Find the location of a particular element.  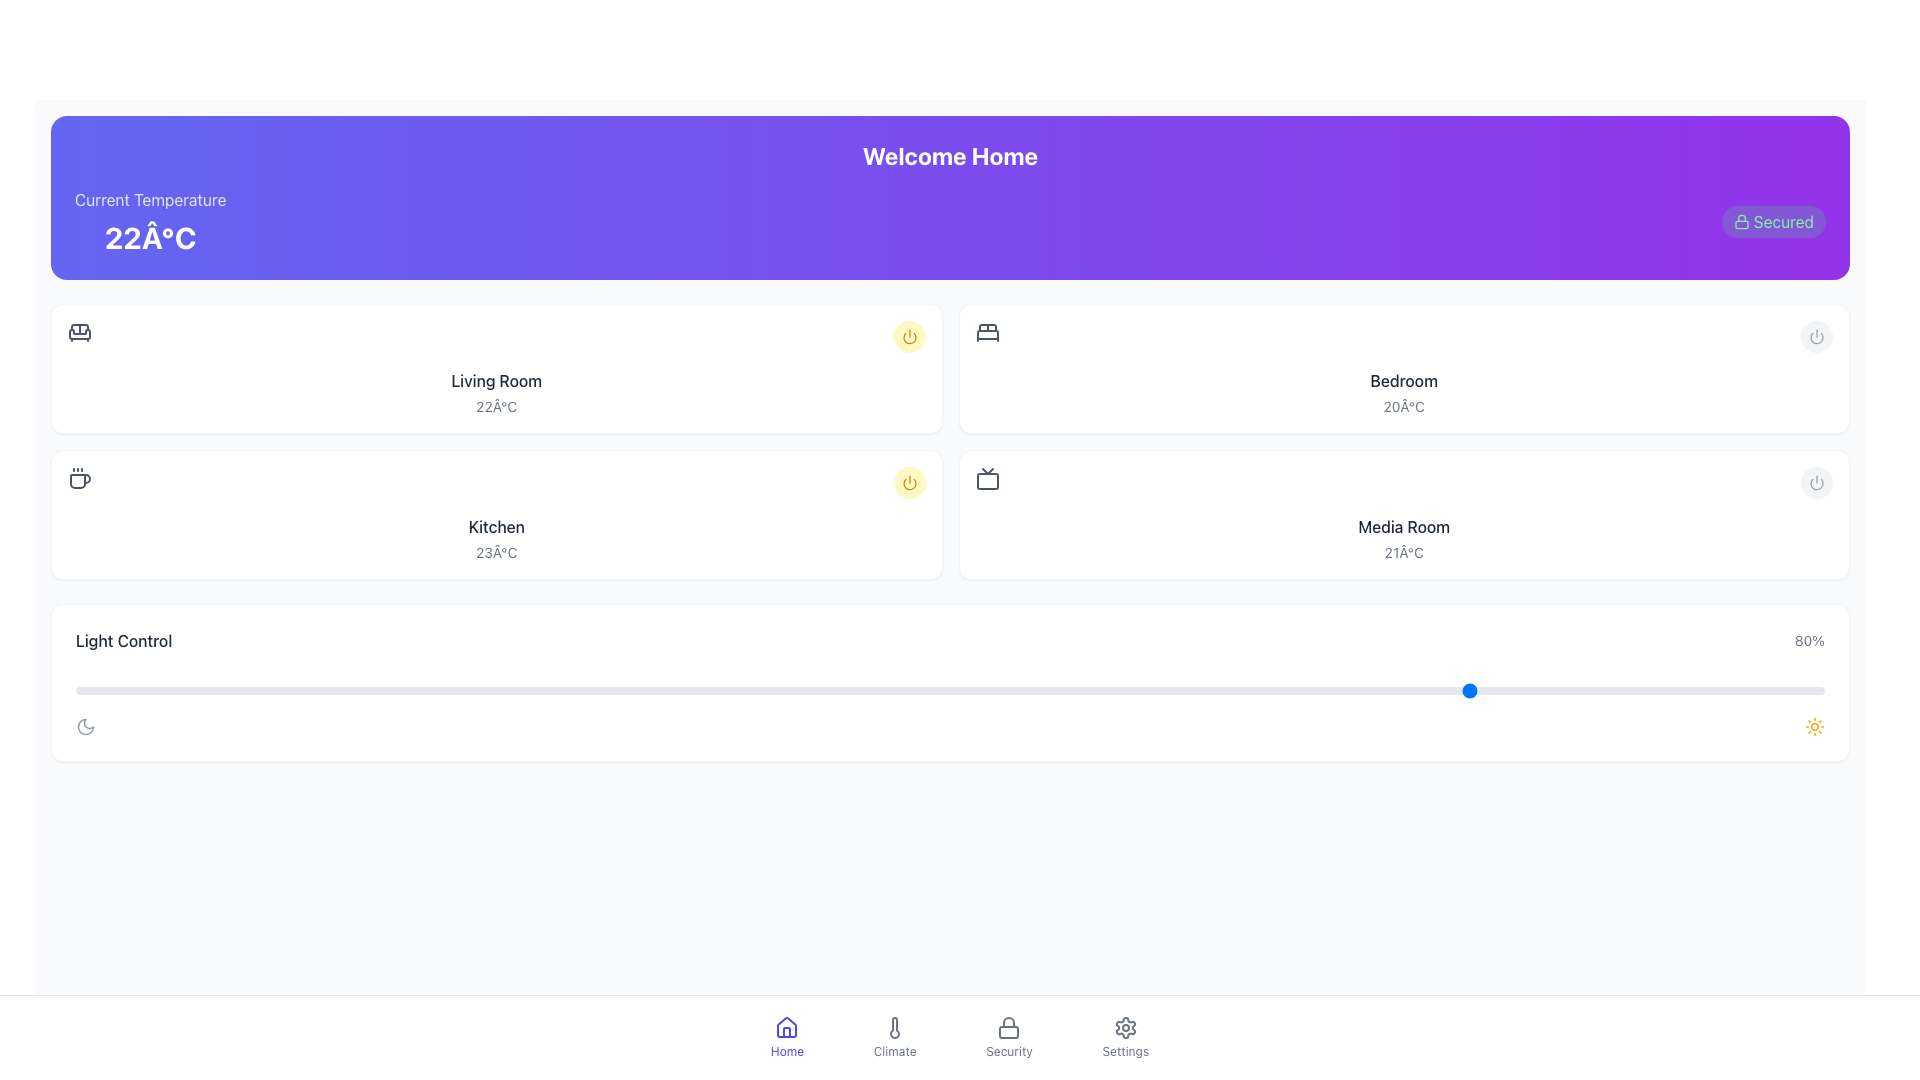

the outer curved stroke of the SVG icon styled as 'lucide-power' located at the top right corner of the 'Living Room' section is located at coordinates (908, 484).